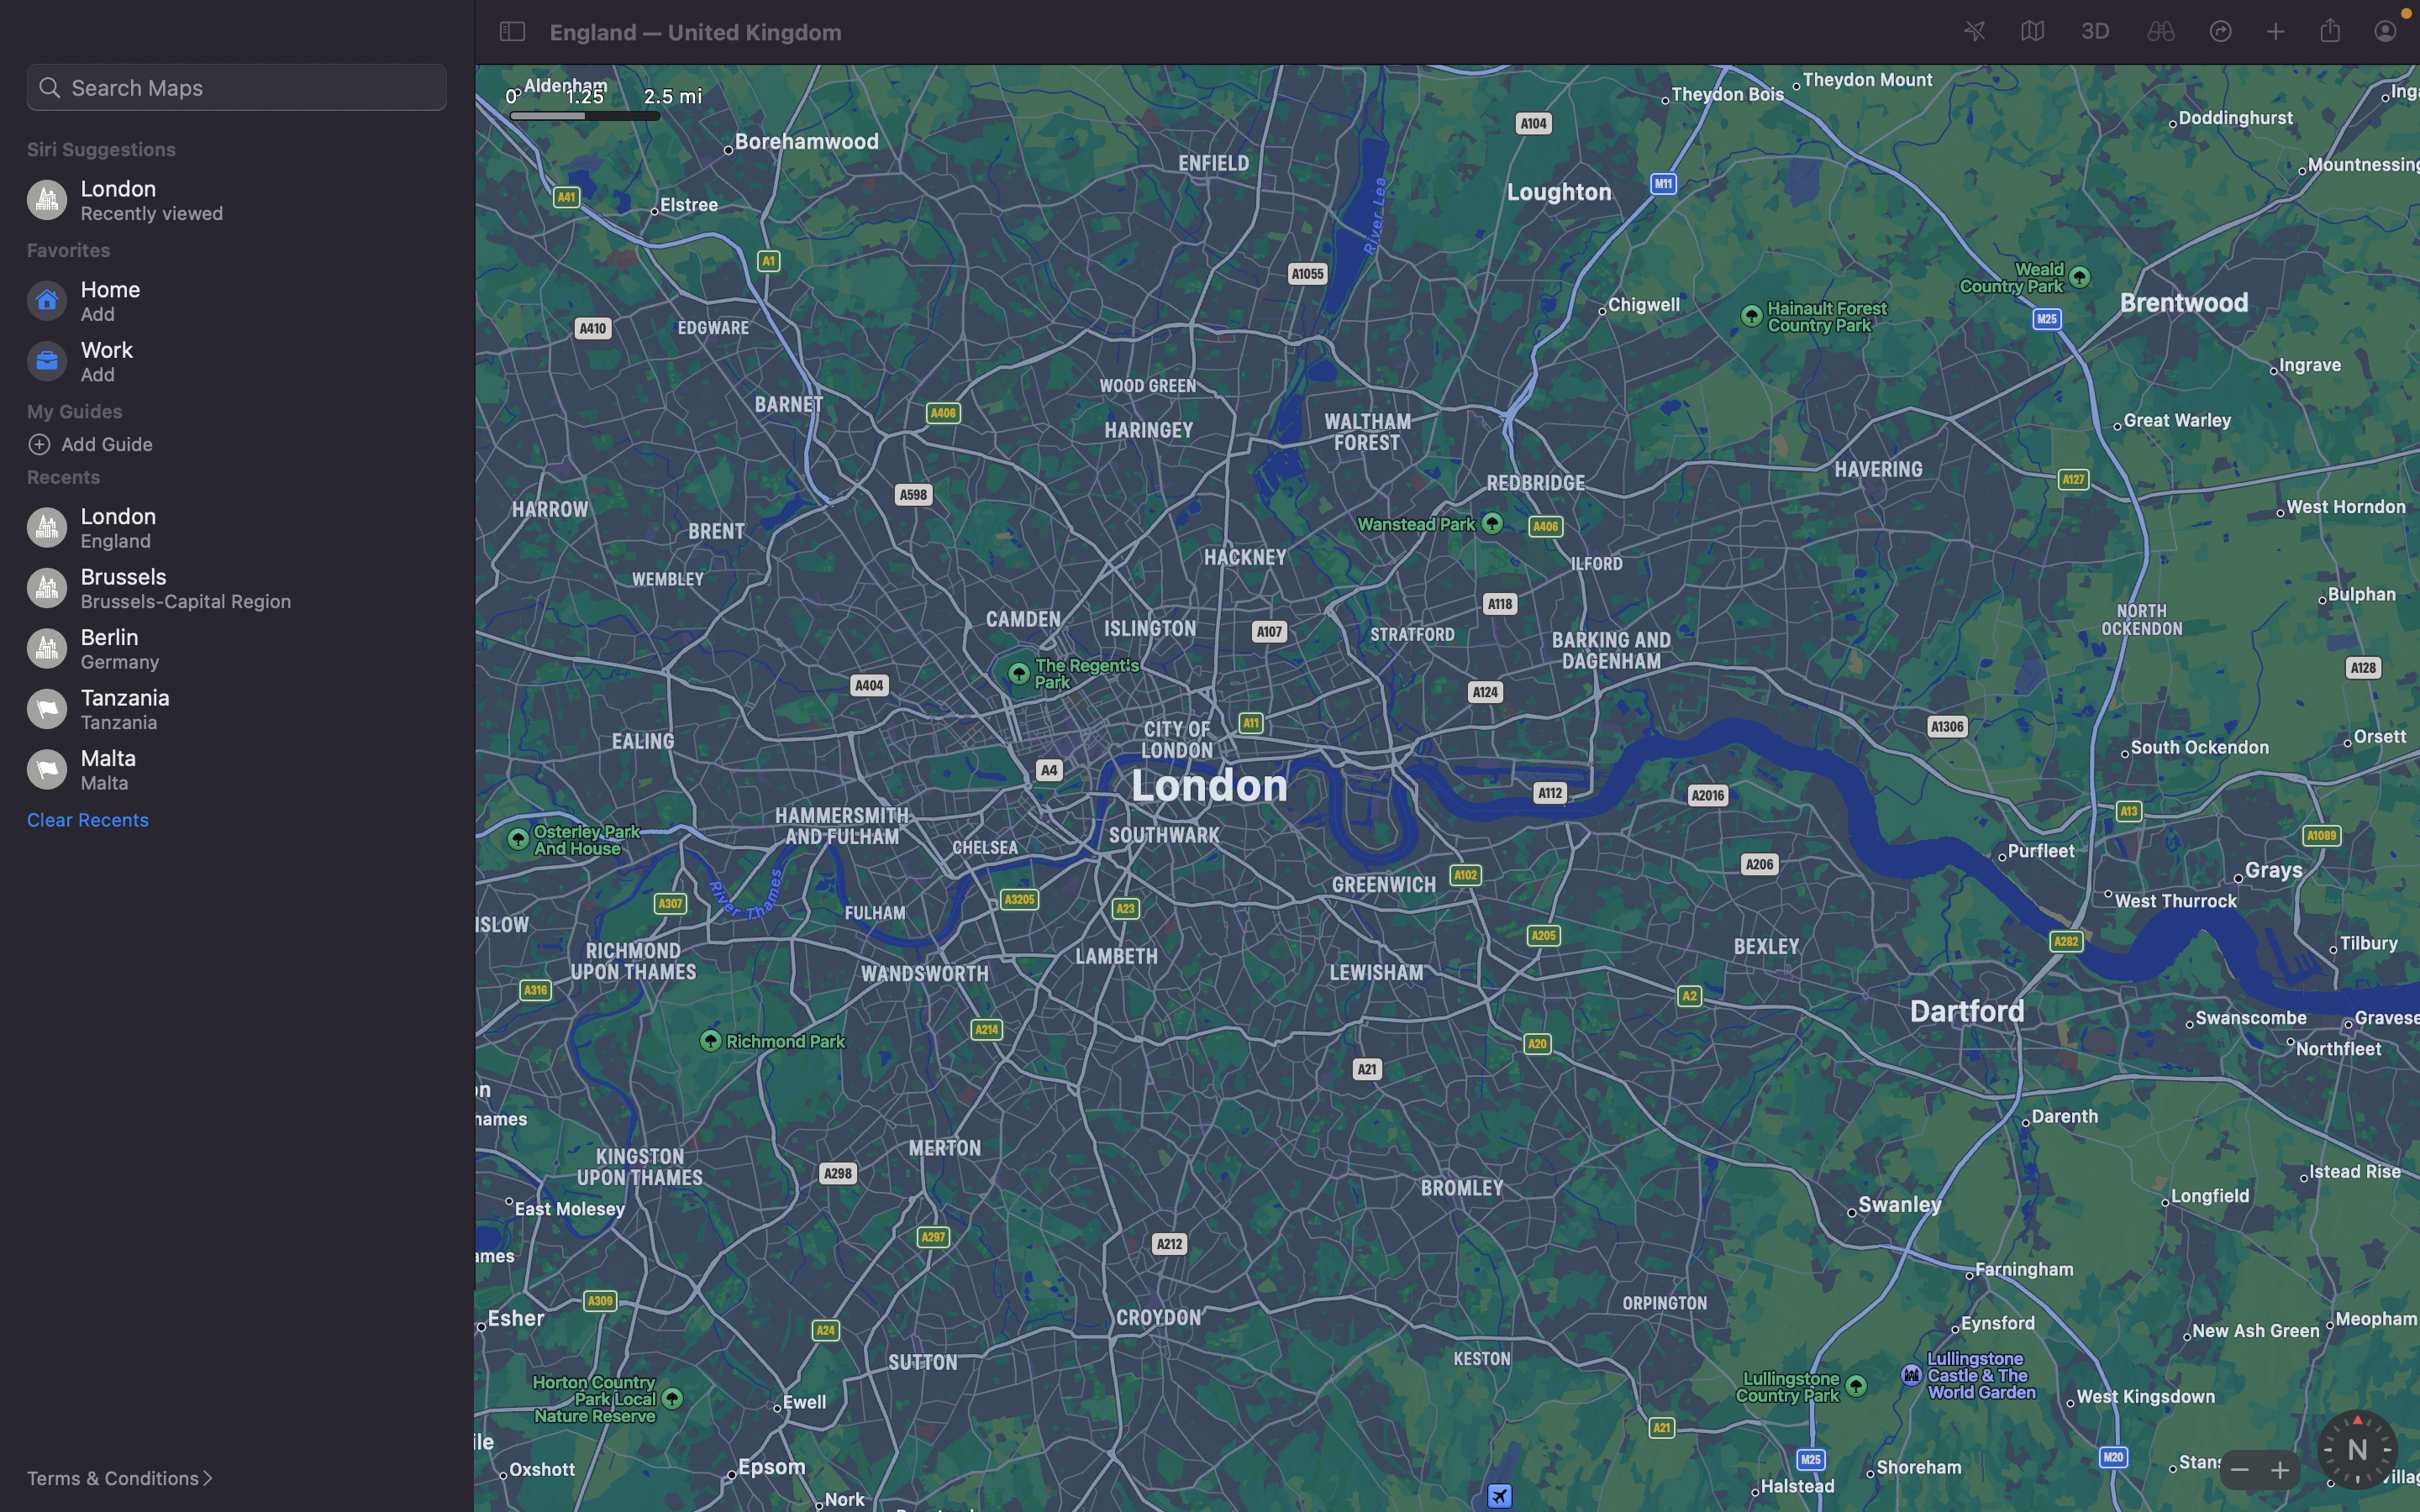 The image size is (2420, 1512). I want to click on Add a new location "bars" to your guide, so click(244, 443).